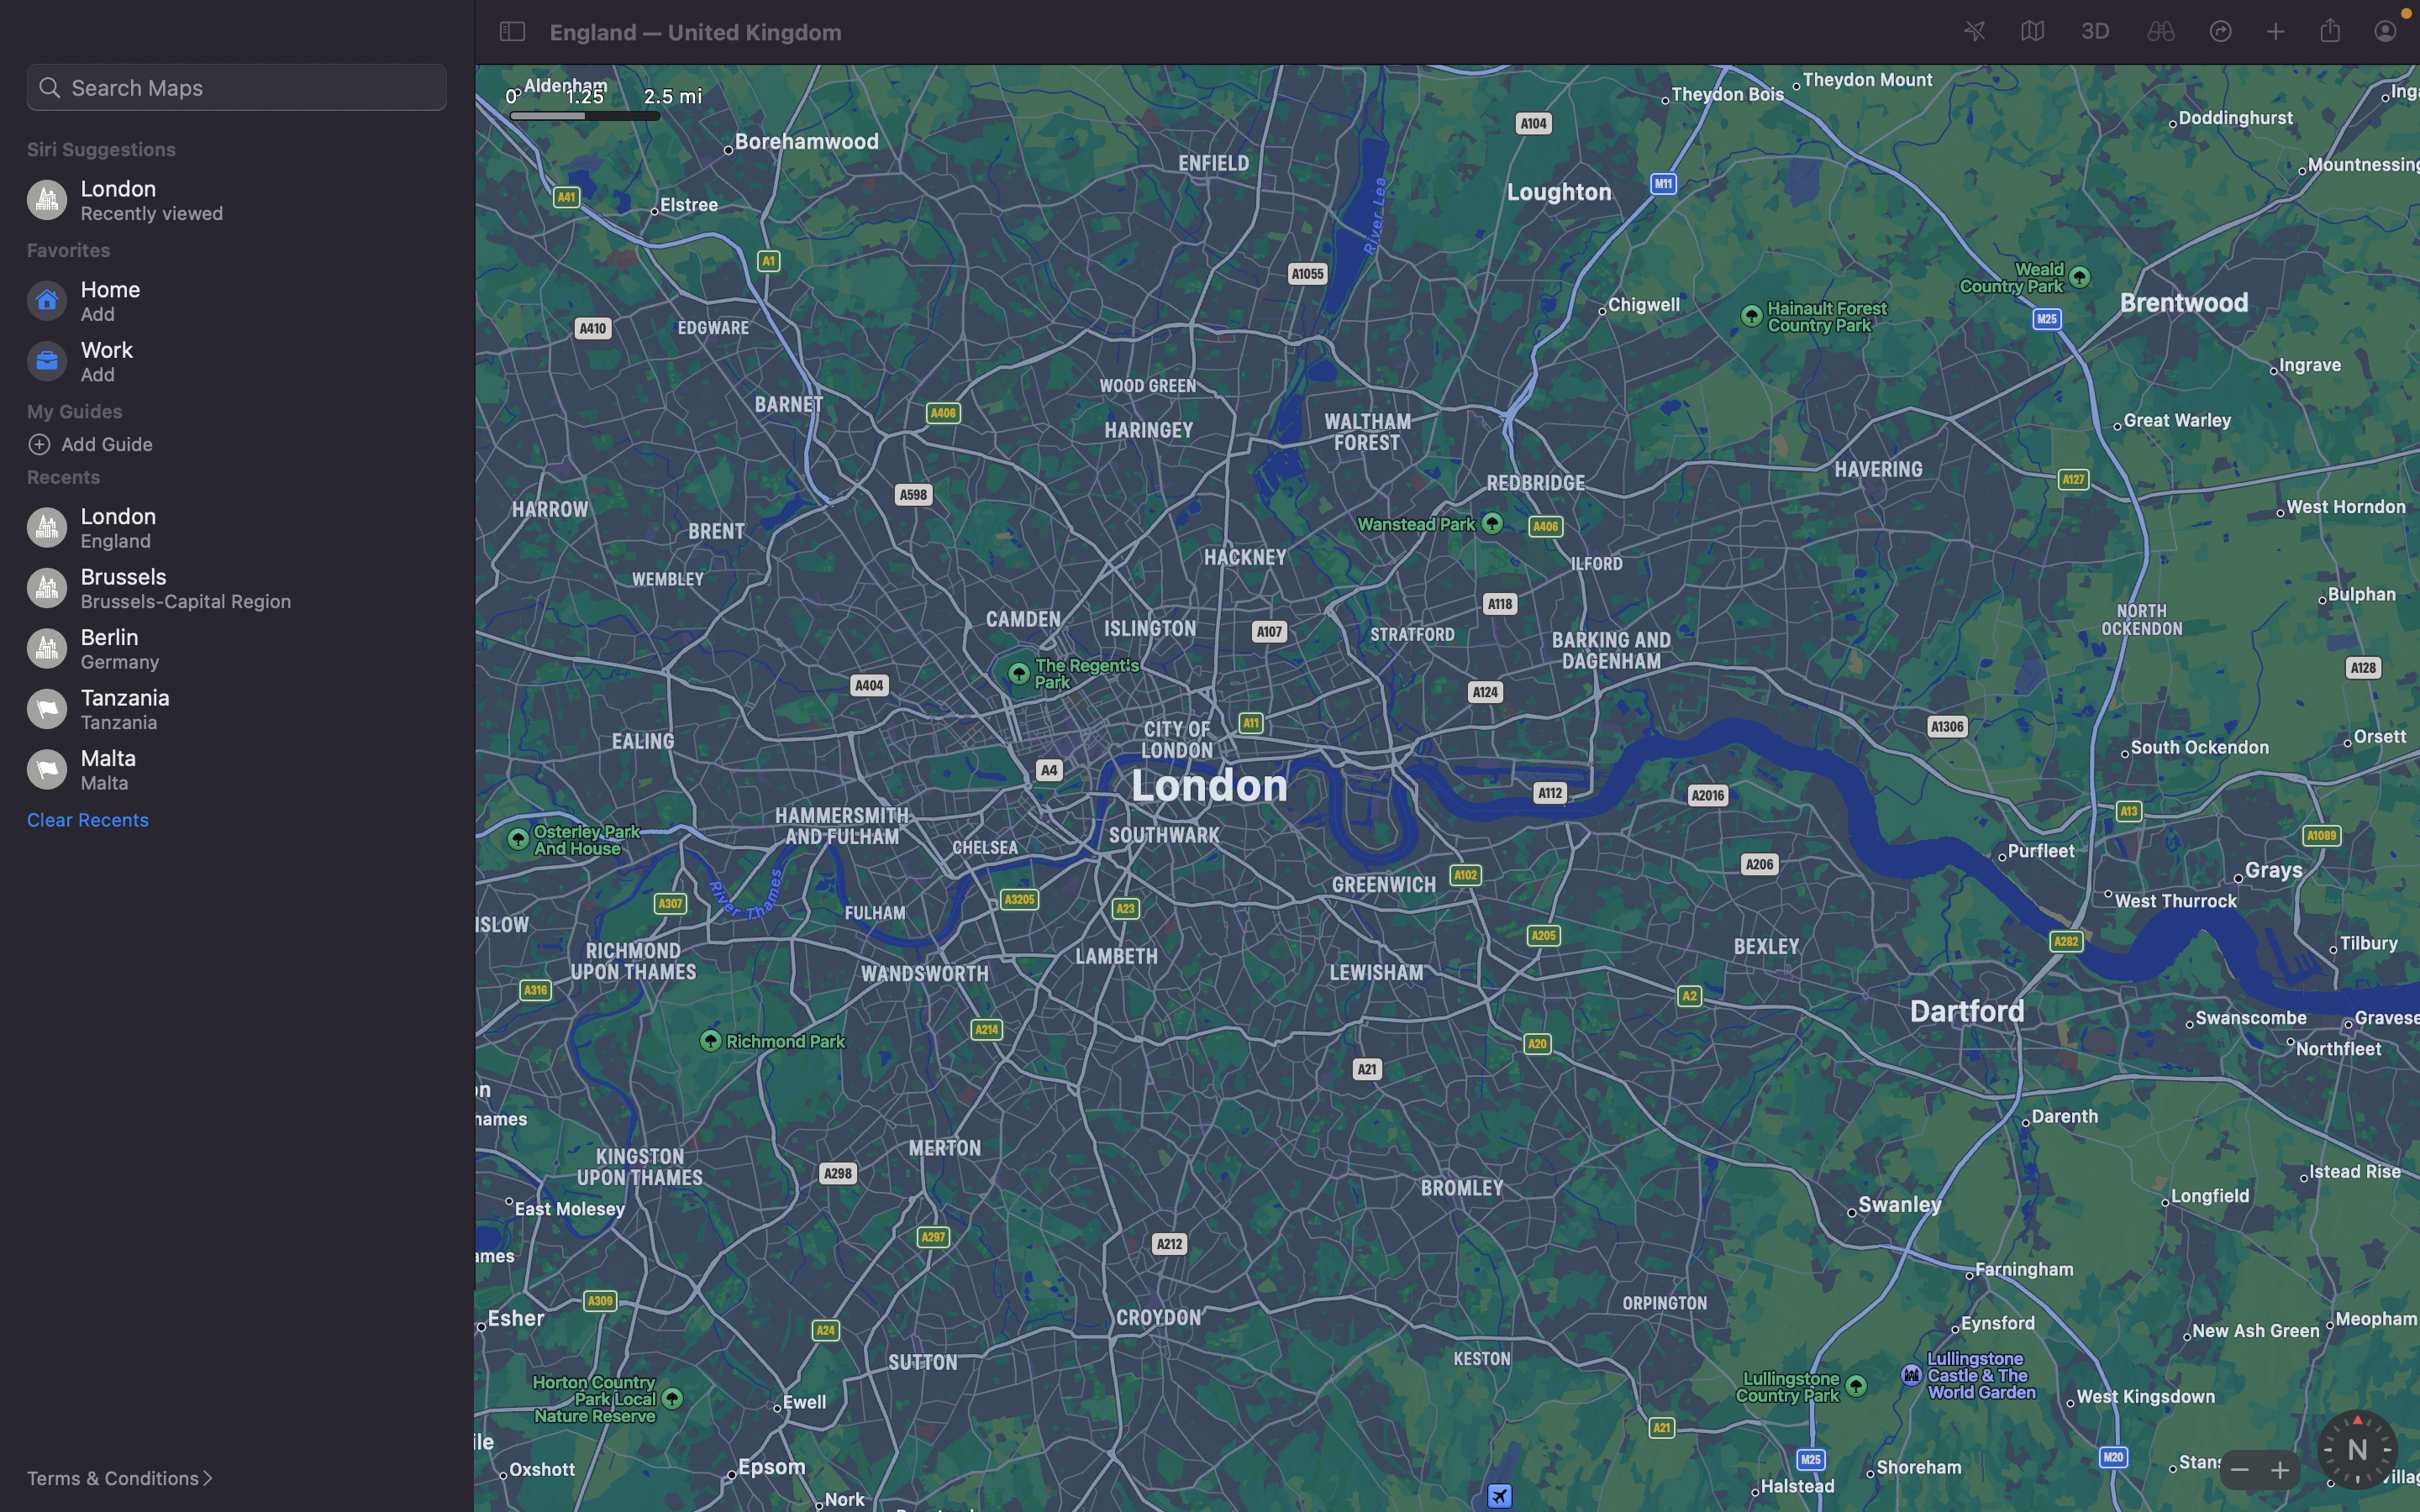 The image size is (2420, 1512). I want to click on Add a new location "bars" to your guide, so click(244, 443).